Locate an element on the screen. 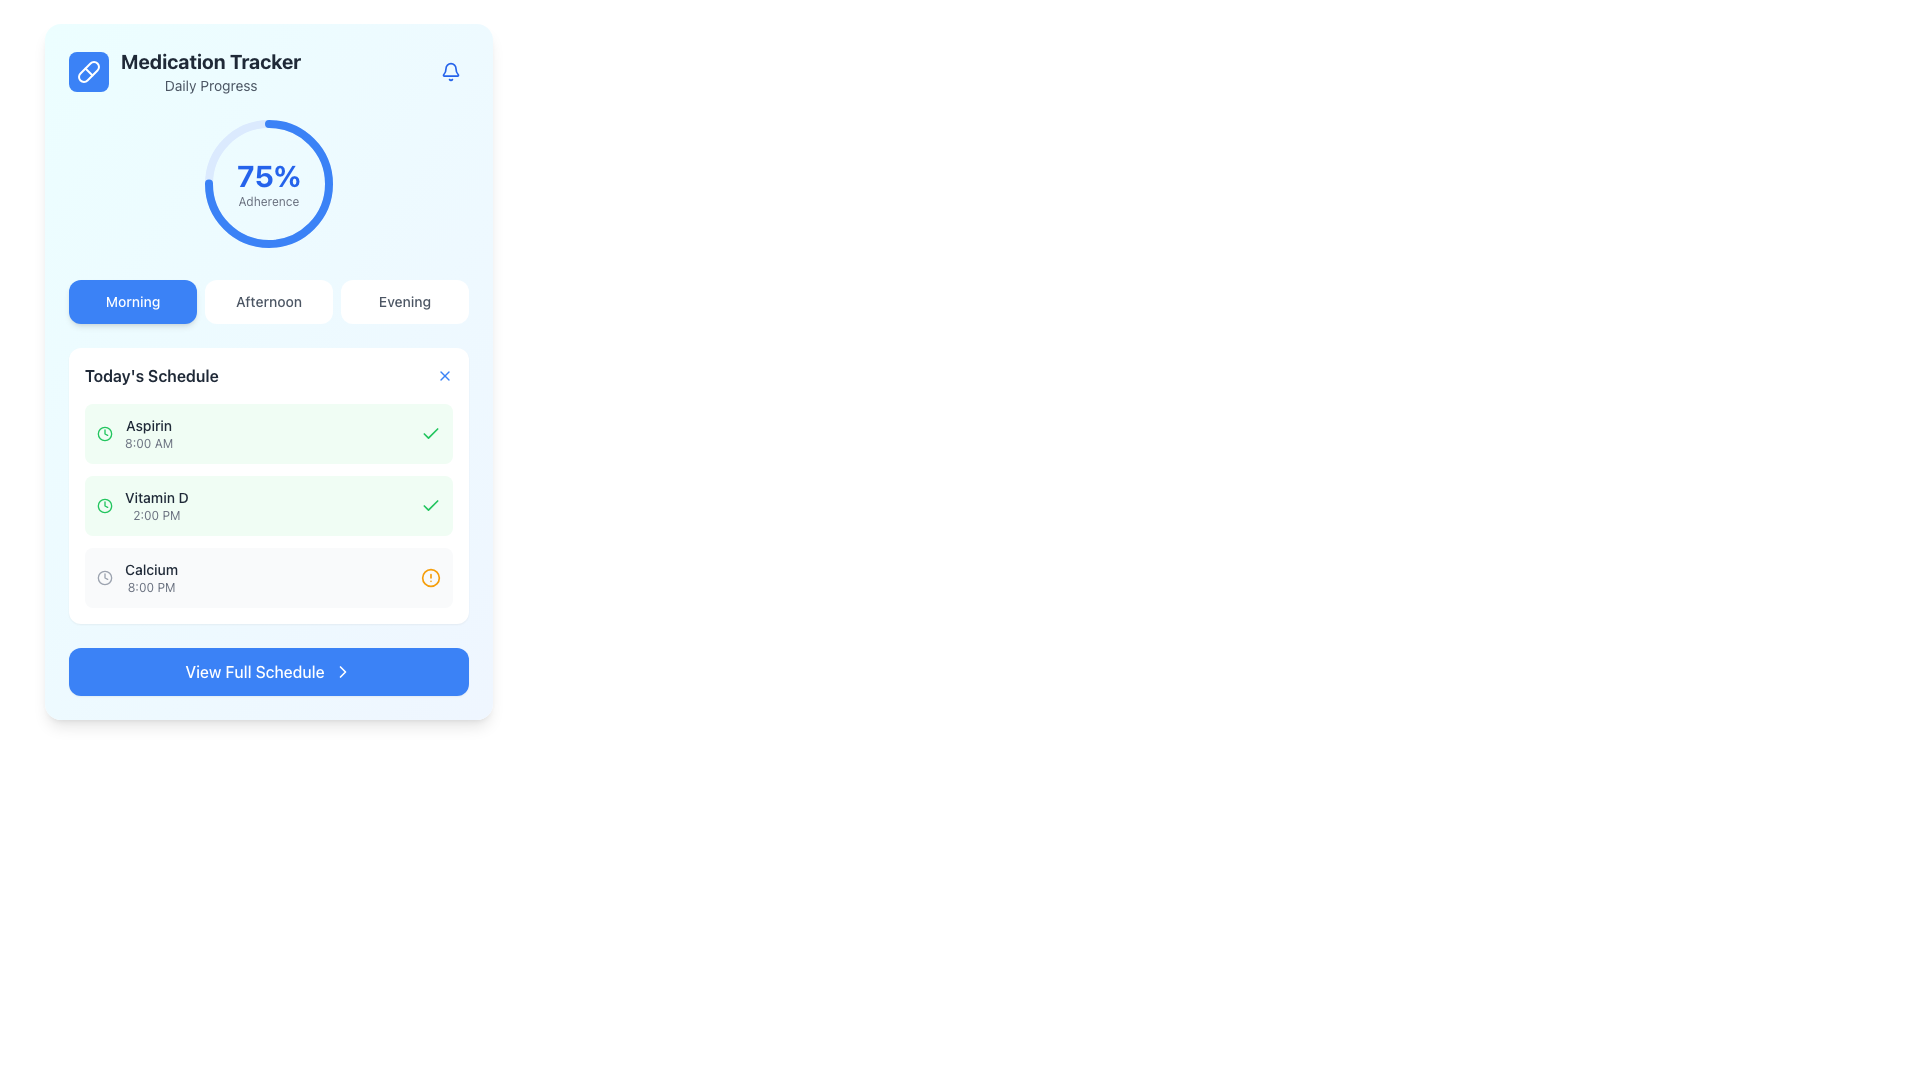  the medication schedule entry for 'Aspirin' with a green background is located at coordinates (267, 433).